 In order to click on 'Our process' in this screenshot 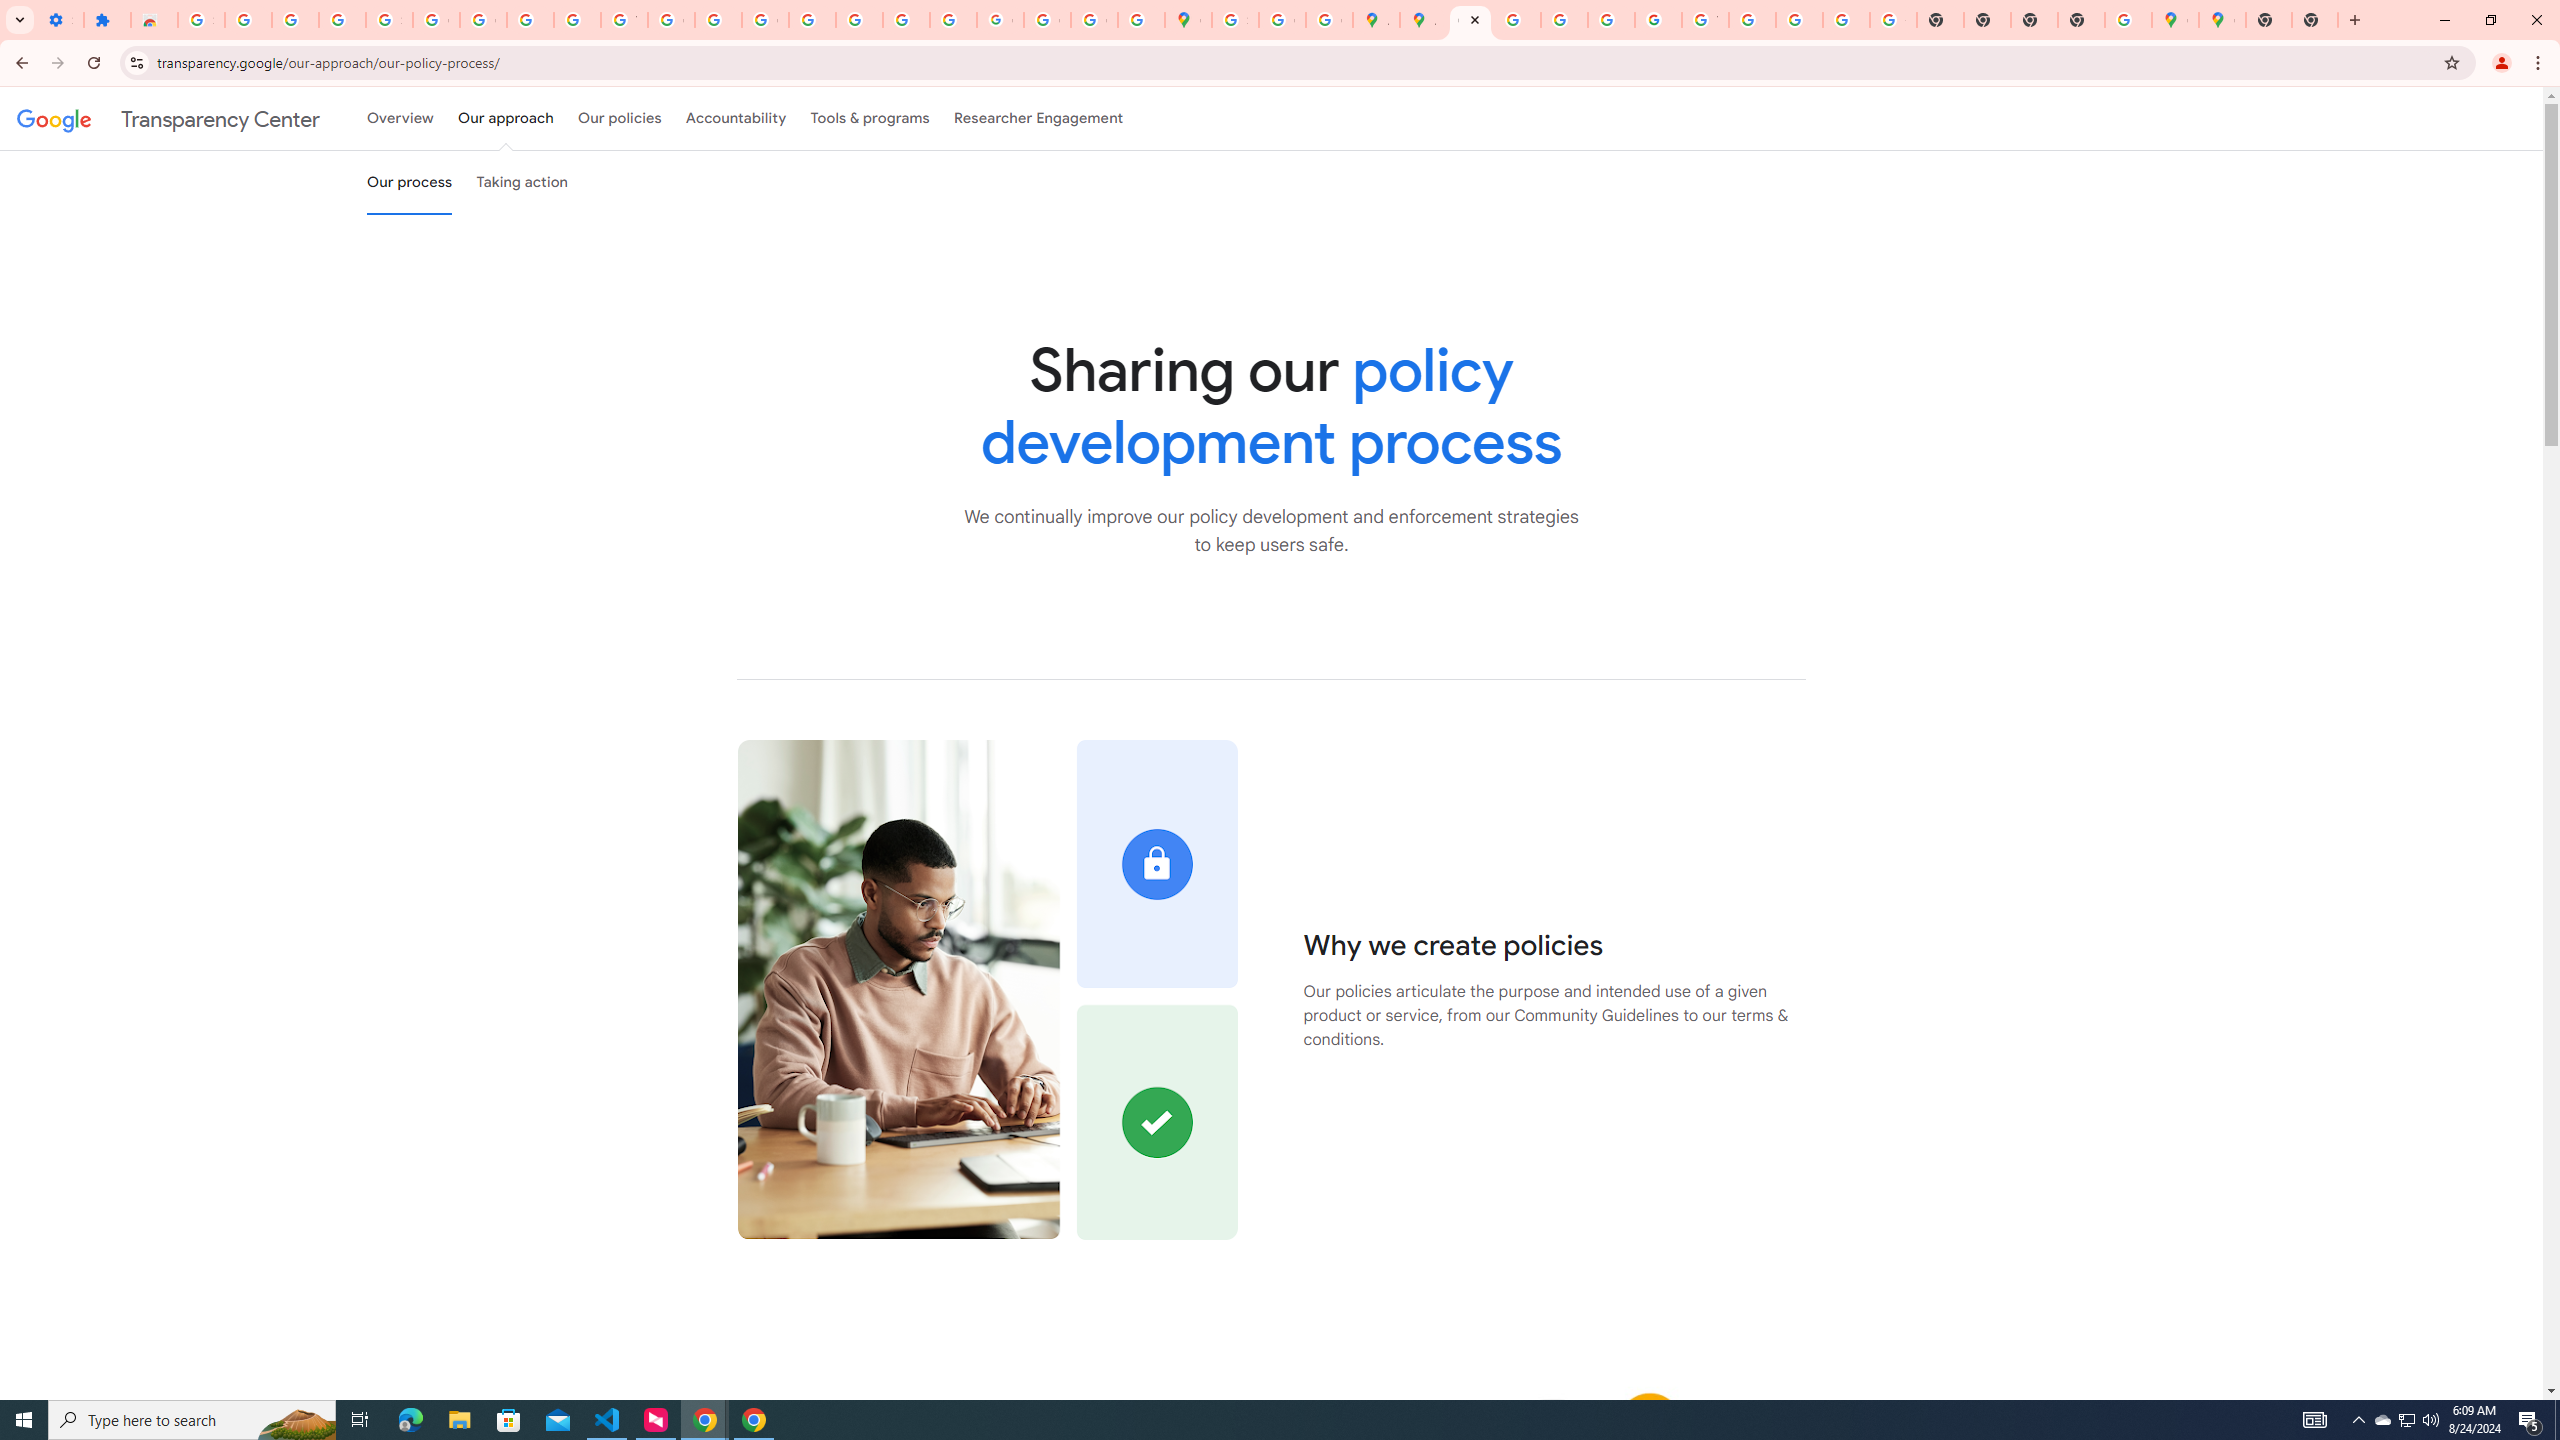, I will do `click(408, 181)`.